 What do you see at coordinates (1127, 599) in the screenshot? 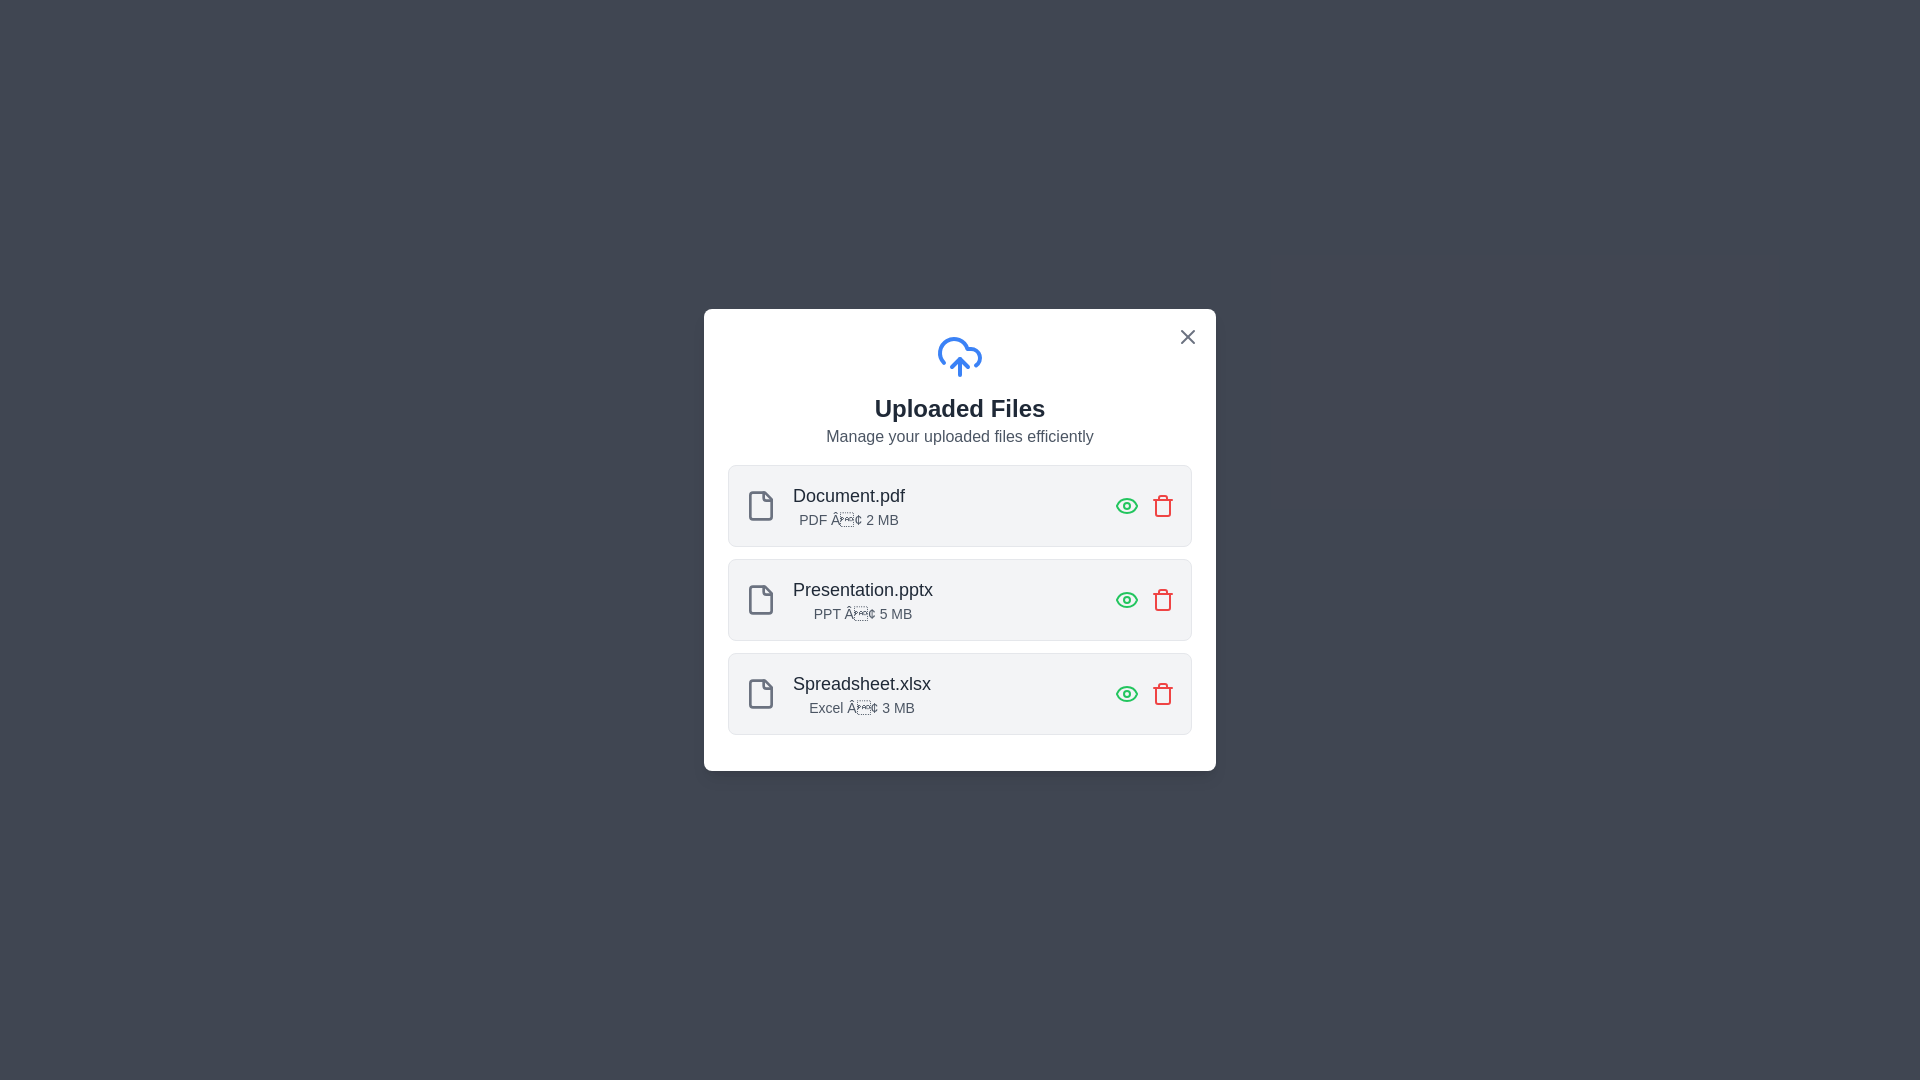
I see `the button located next to 'Presentation.pptx'` at bounding box center [1127, 599].